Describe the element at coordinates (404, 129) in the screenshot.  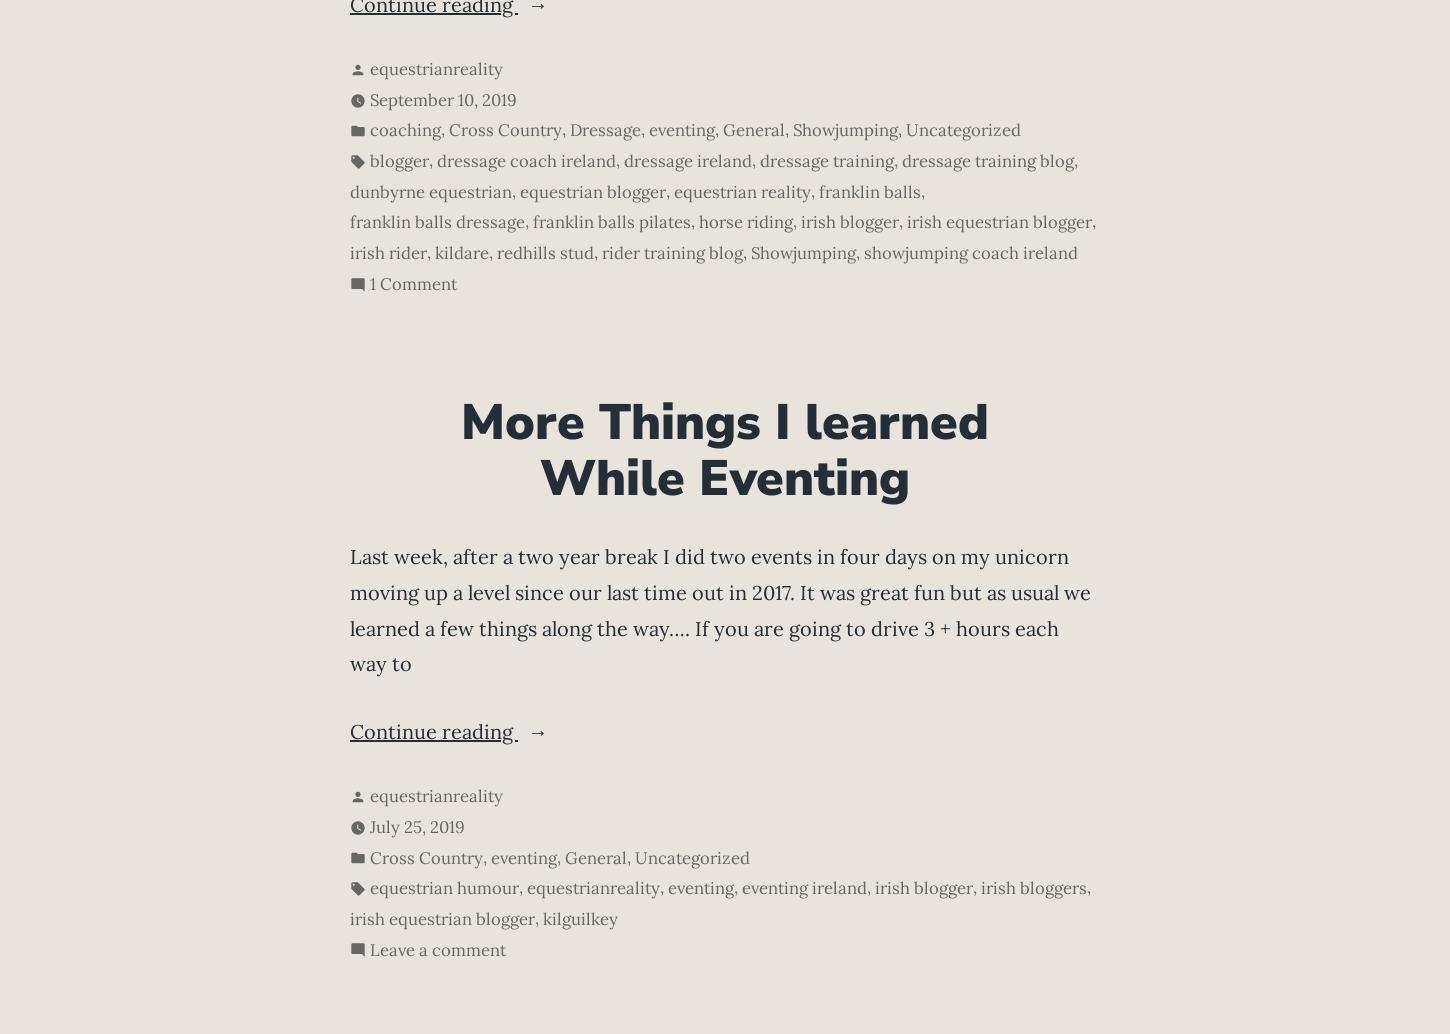
I see `'coaching'` at that location.